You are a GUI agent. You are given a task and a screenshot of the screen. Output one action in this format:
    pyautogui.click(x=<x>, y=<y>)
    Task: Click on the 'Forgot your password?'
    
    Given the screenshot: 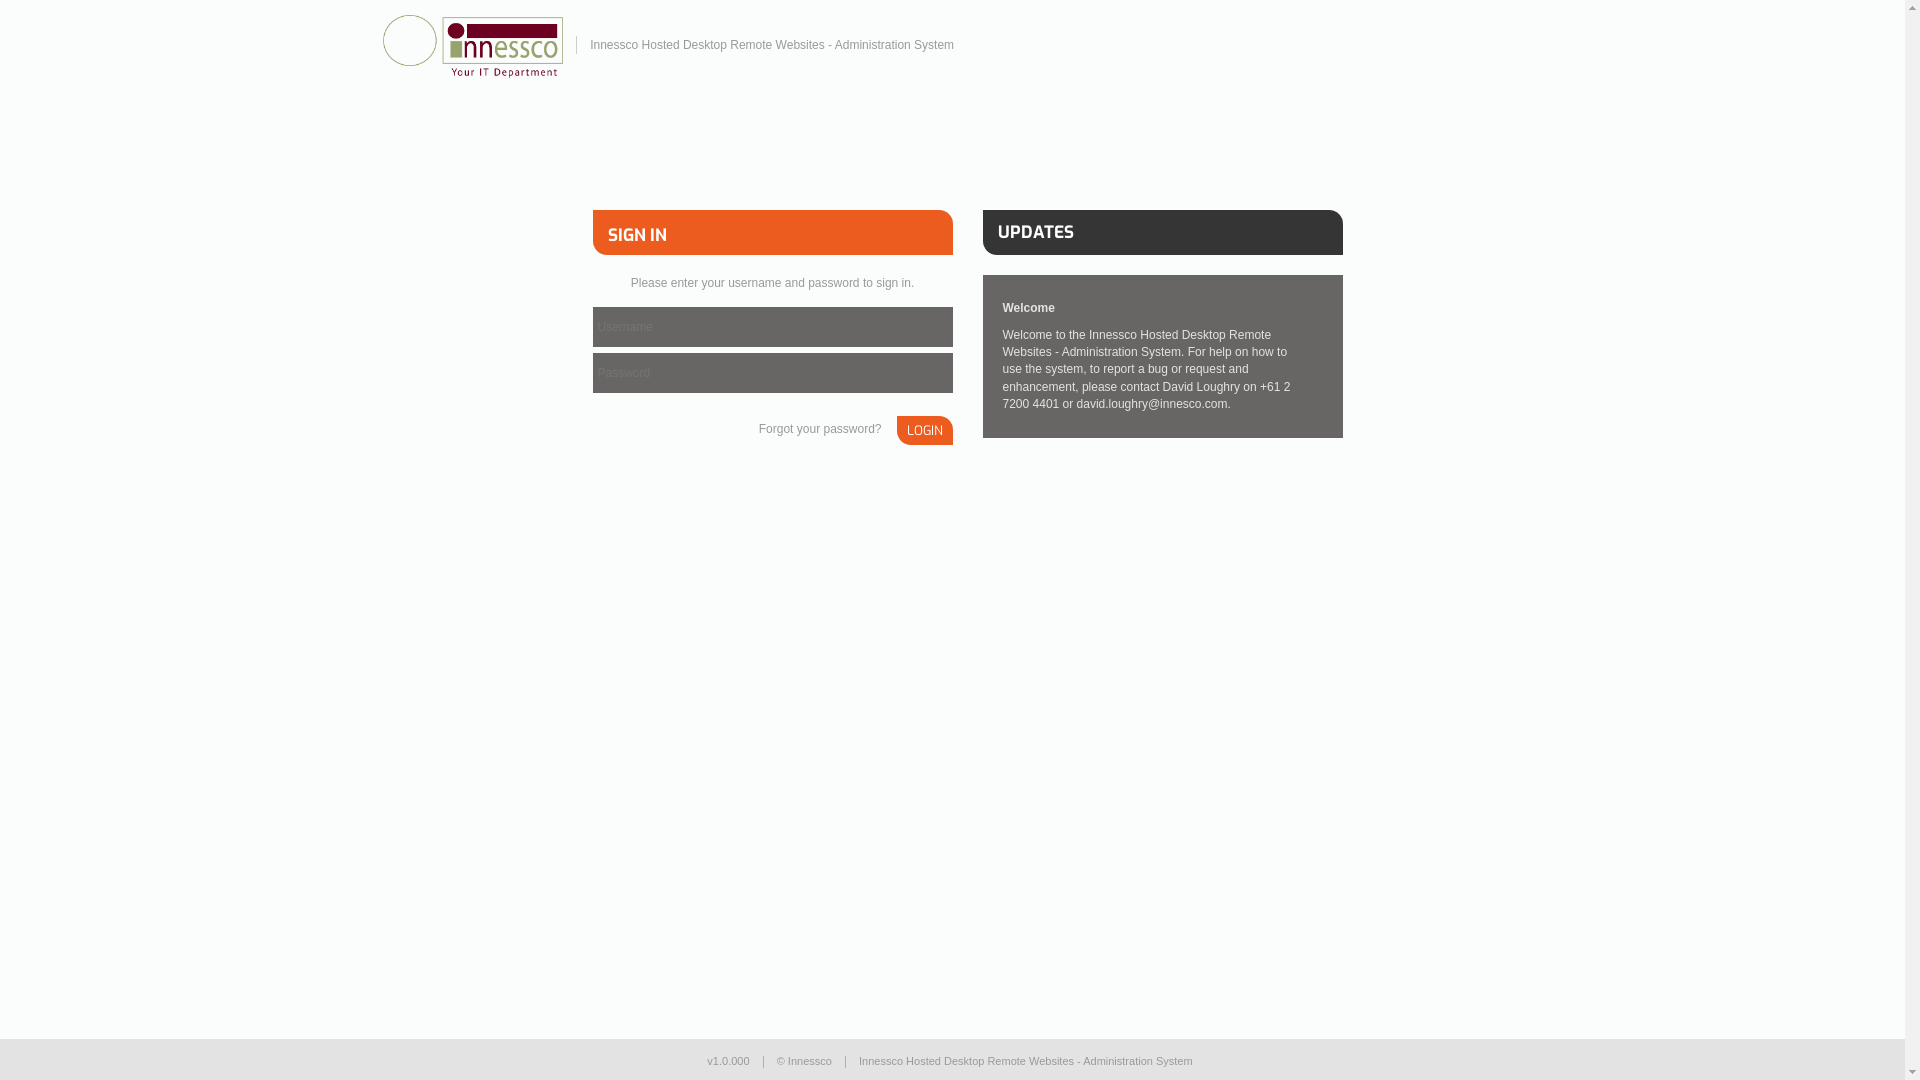 What is the action you would take?
    pyautogui.click(x=820, y=428)
    